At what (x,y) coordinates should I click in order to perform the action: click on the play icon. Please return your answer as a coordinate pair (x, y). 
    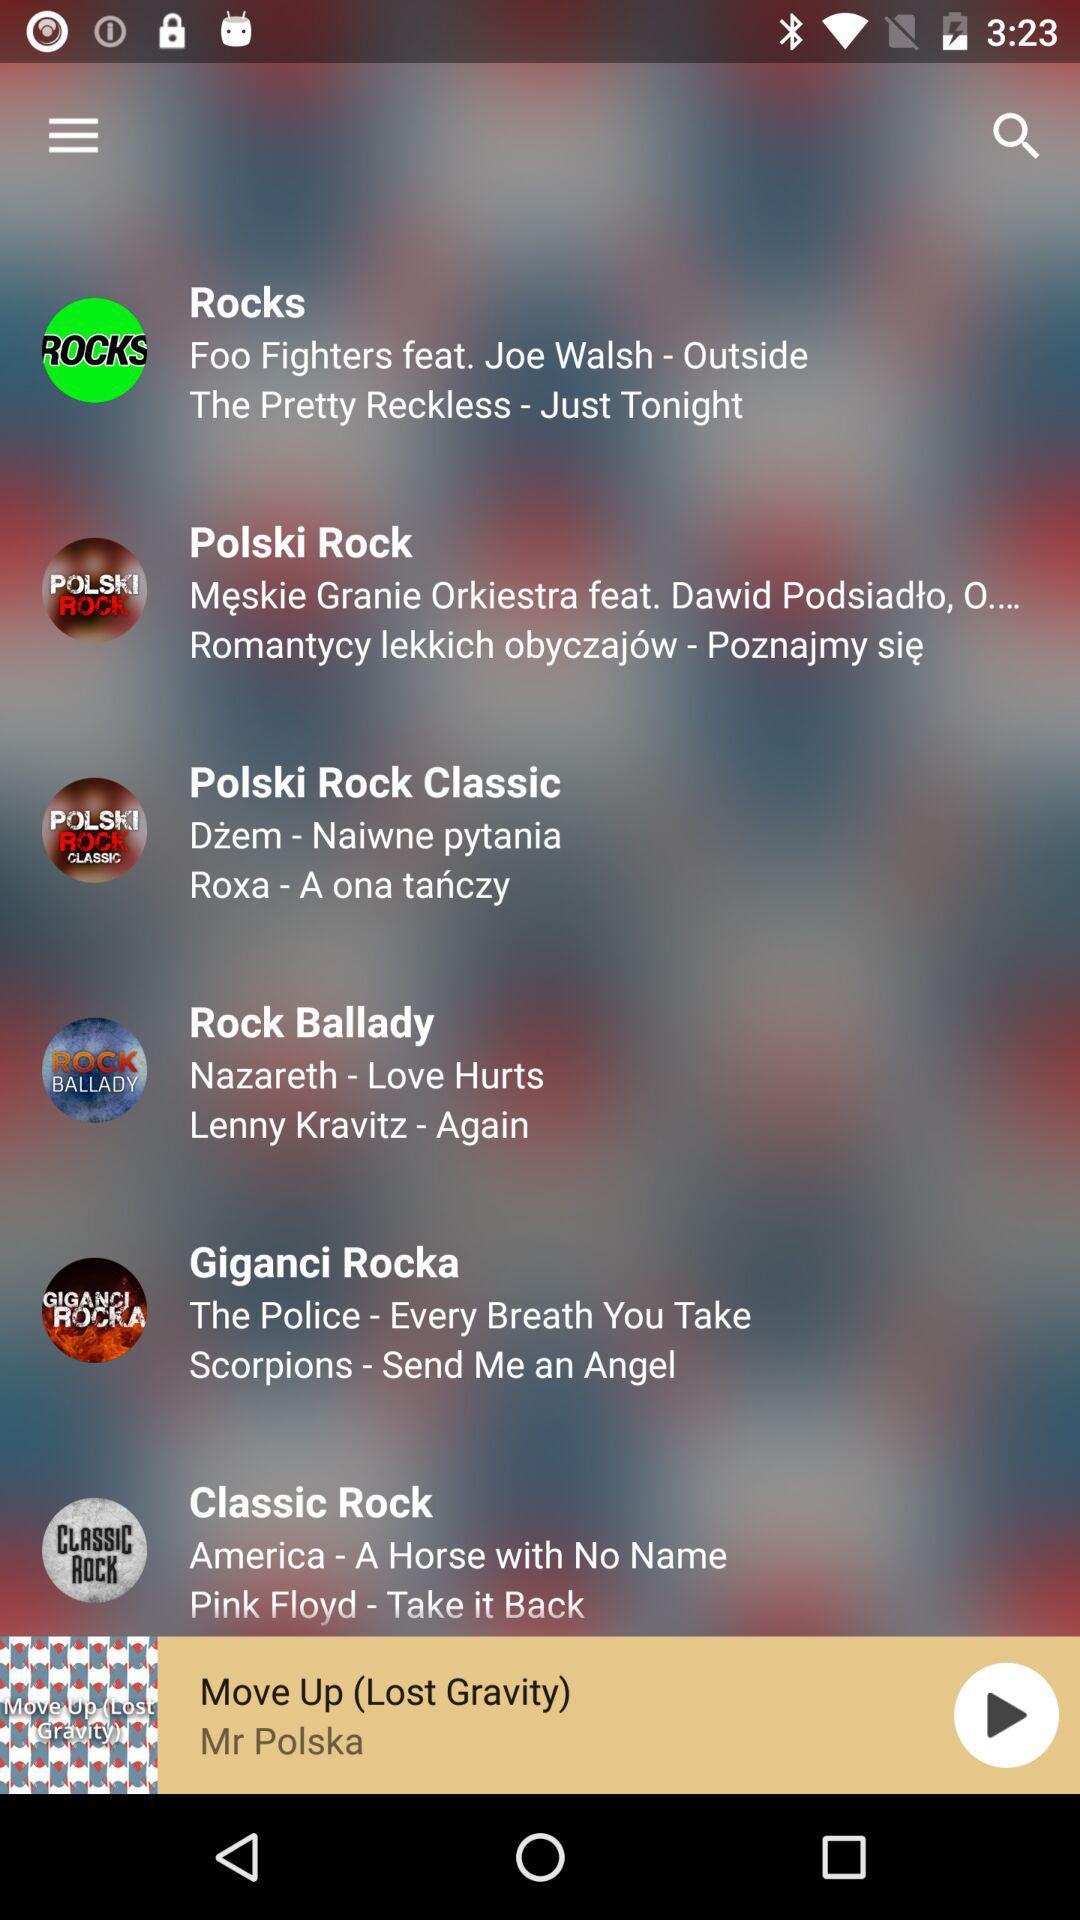
    Looking at the image, I should click on (1006, 1714).